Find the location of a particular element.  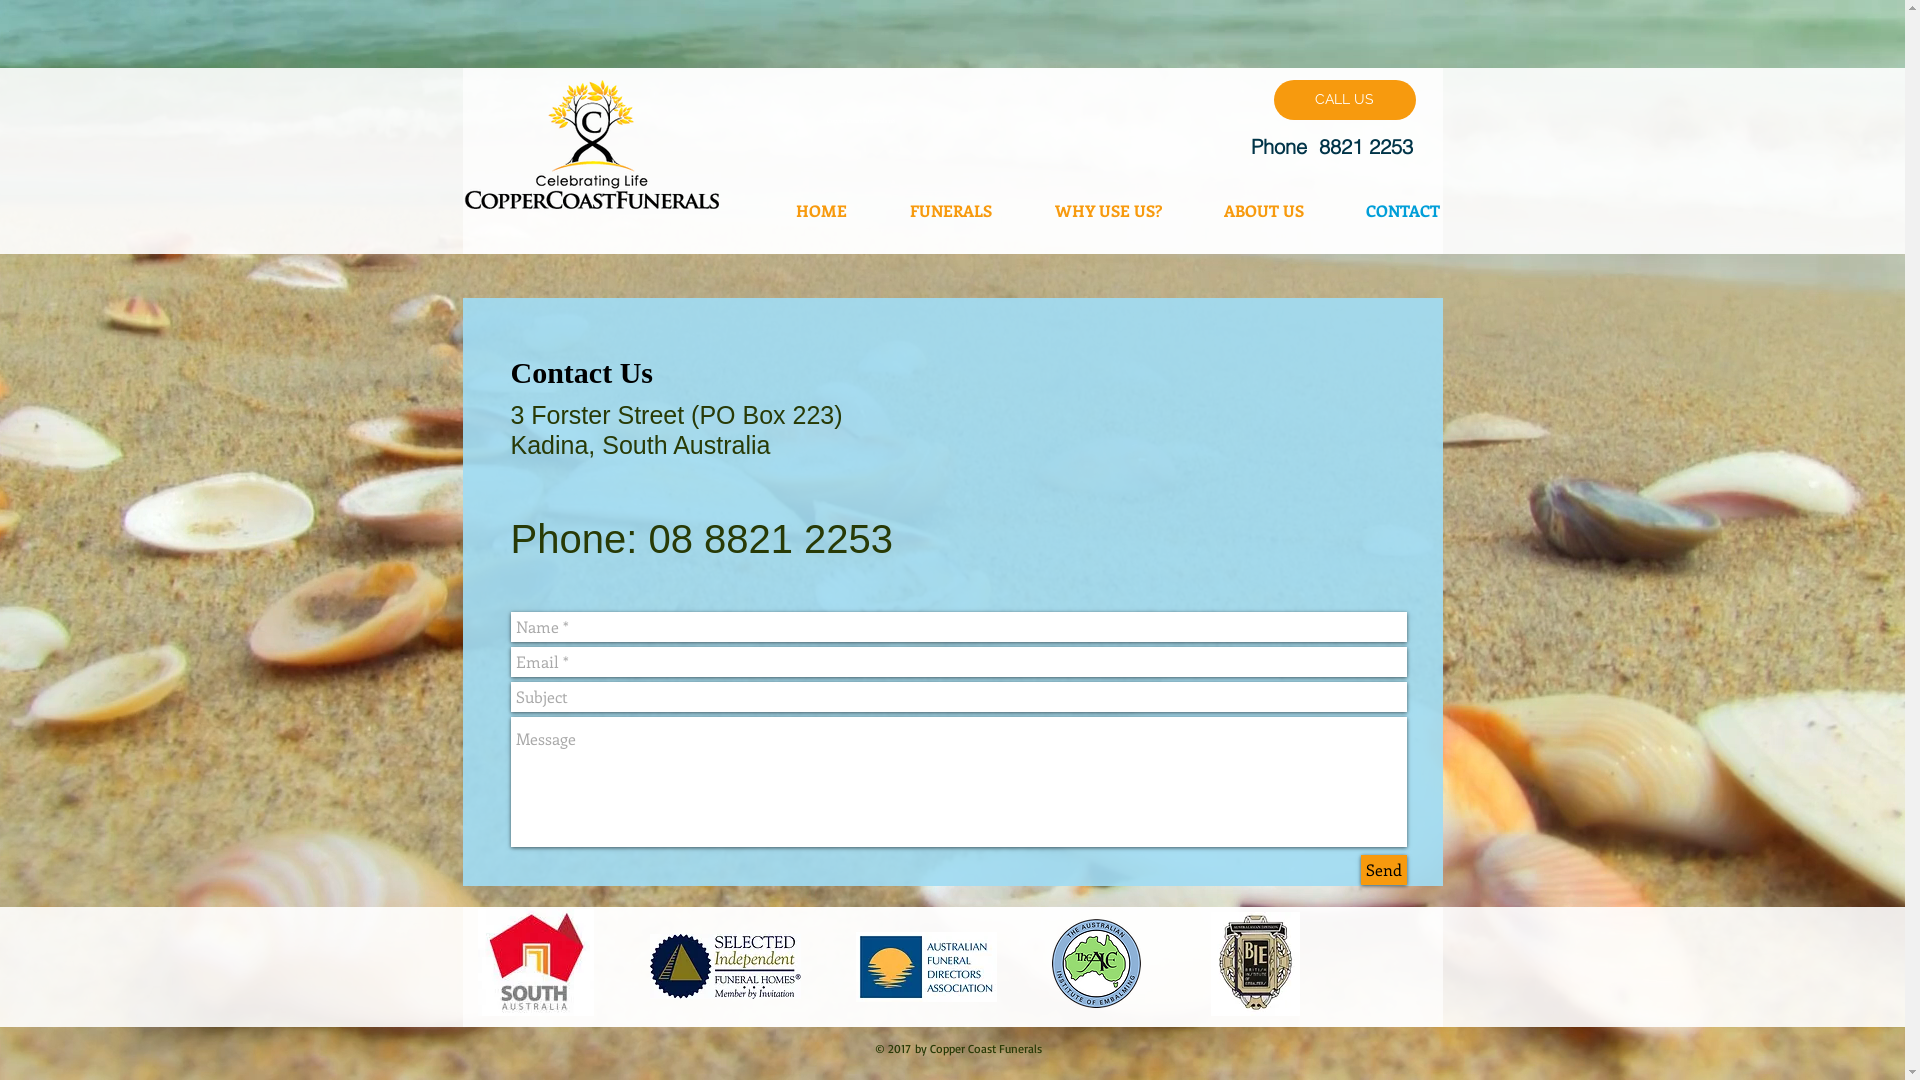

'Send' is located at coordinates (1381, 869).